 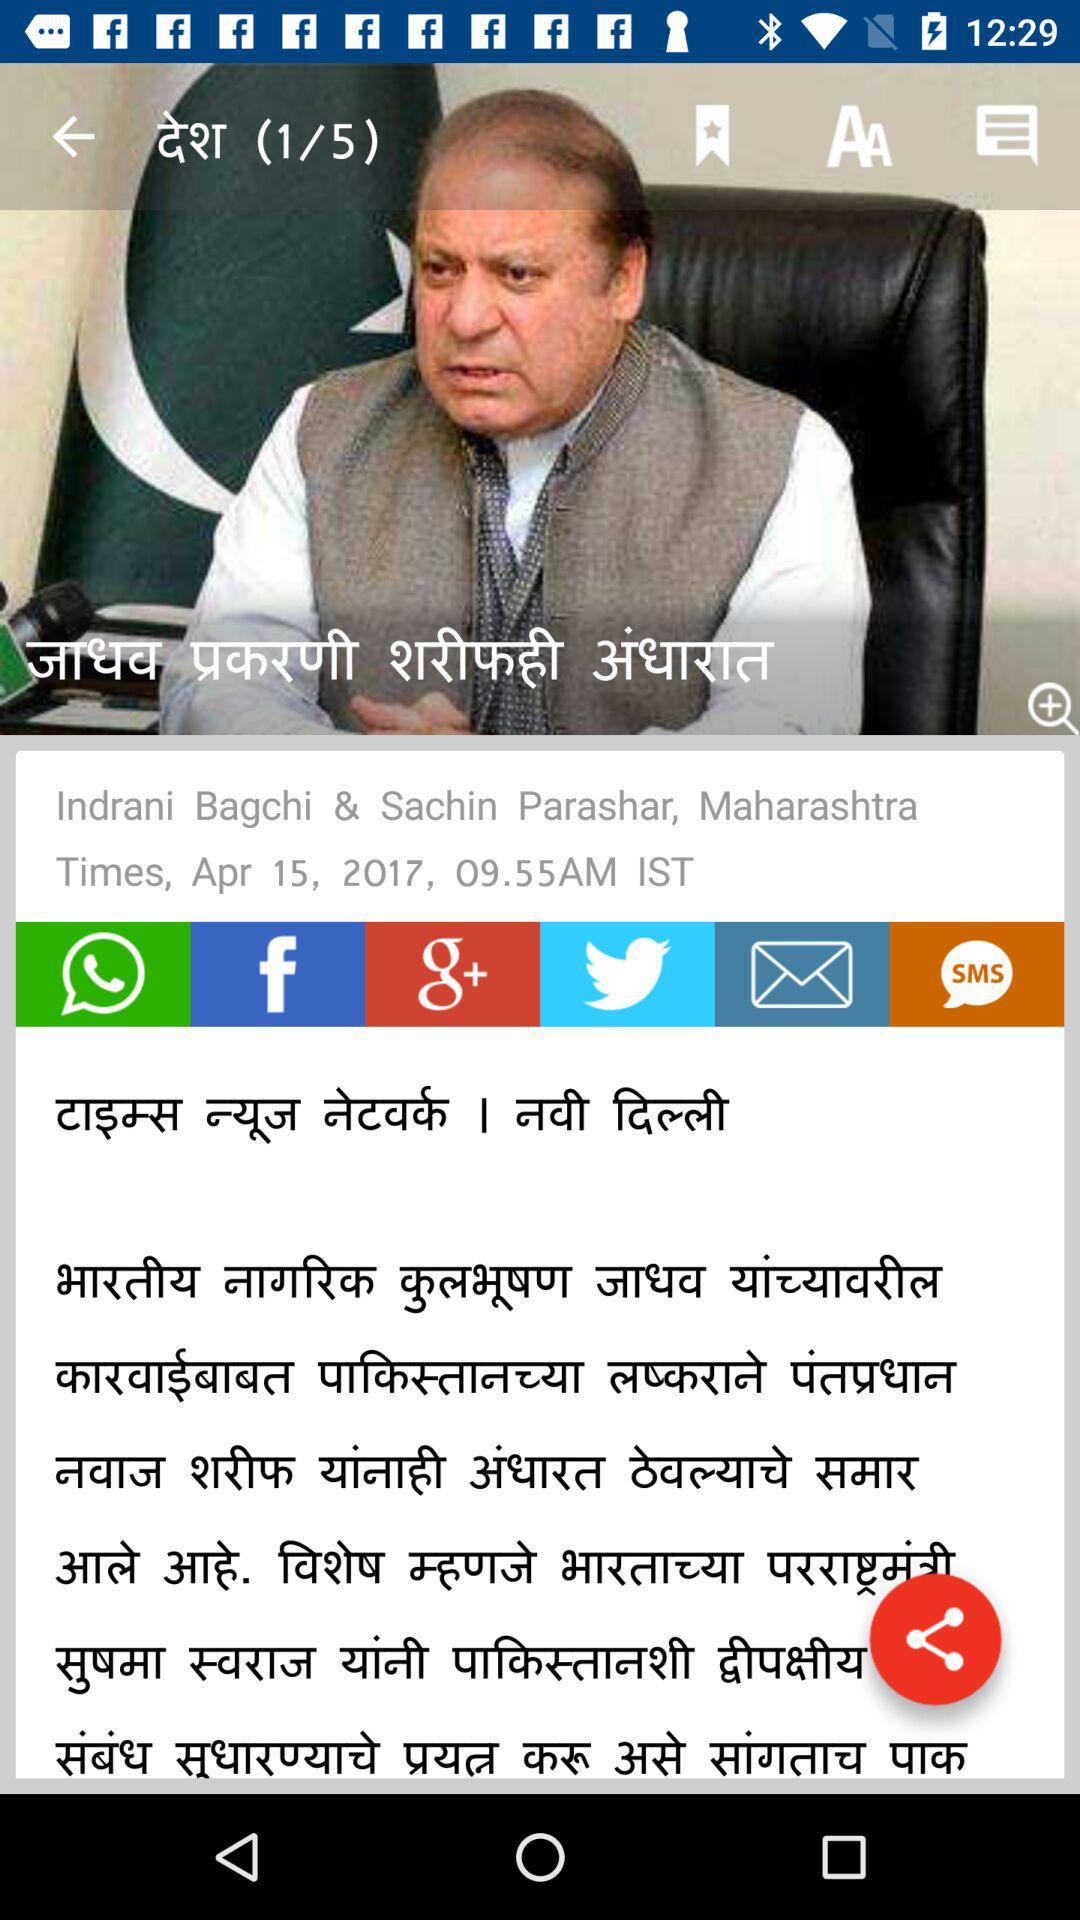 I want to click on share options, so click(x=935, y=1649).